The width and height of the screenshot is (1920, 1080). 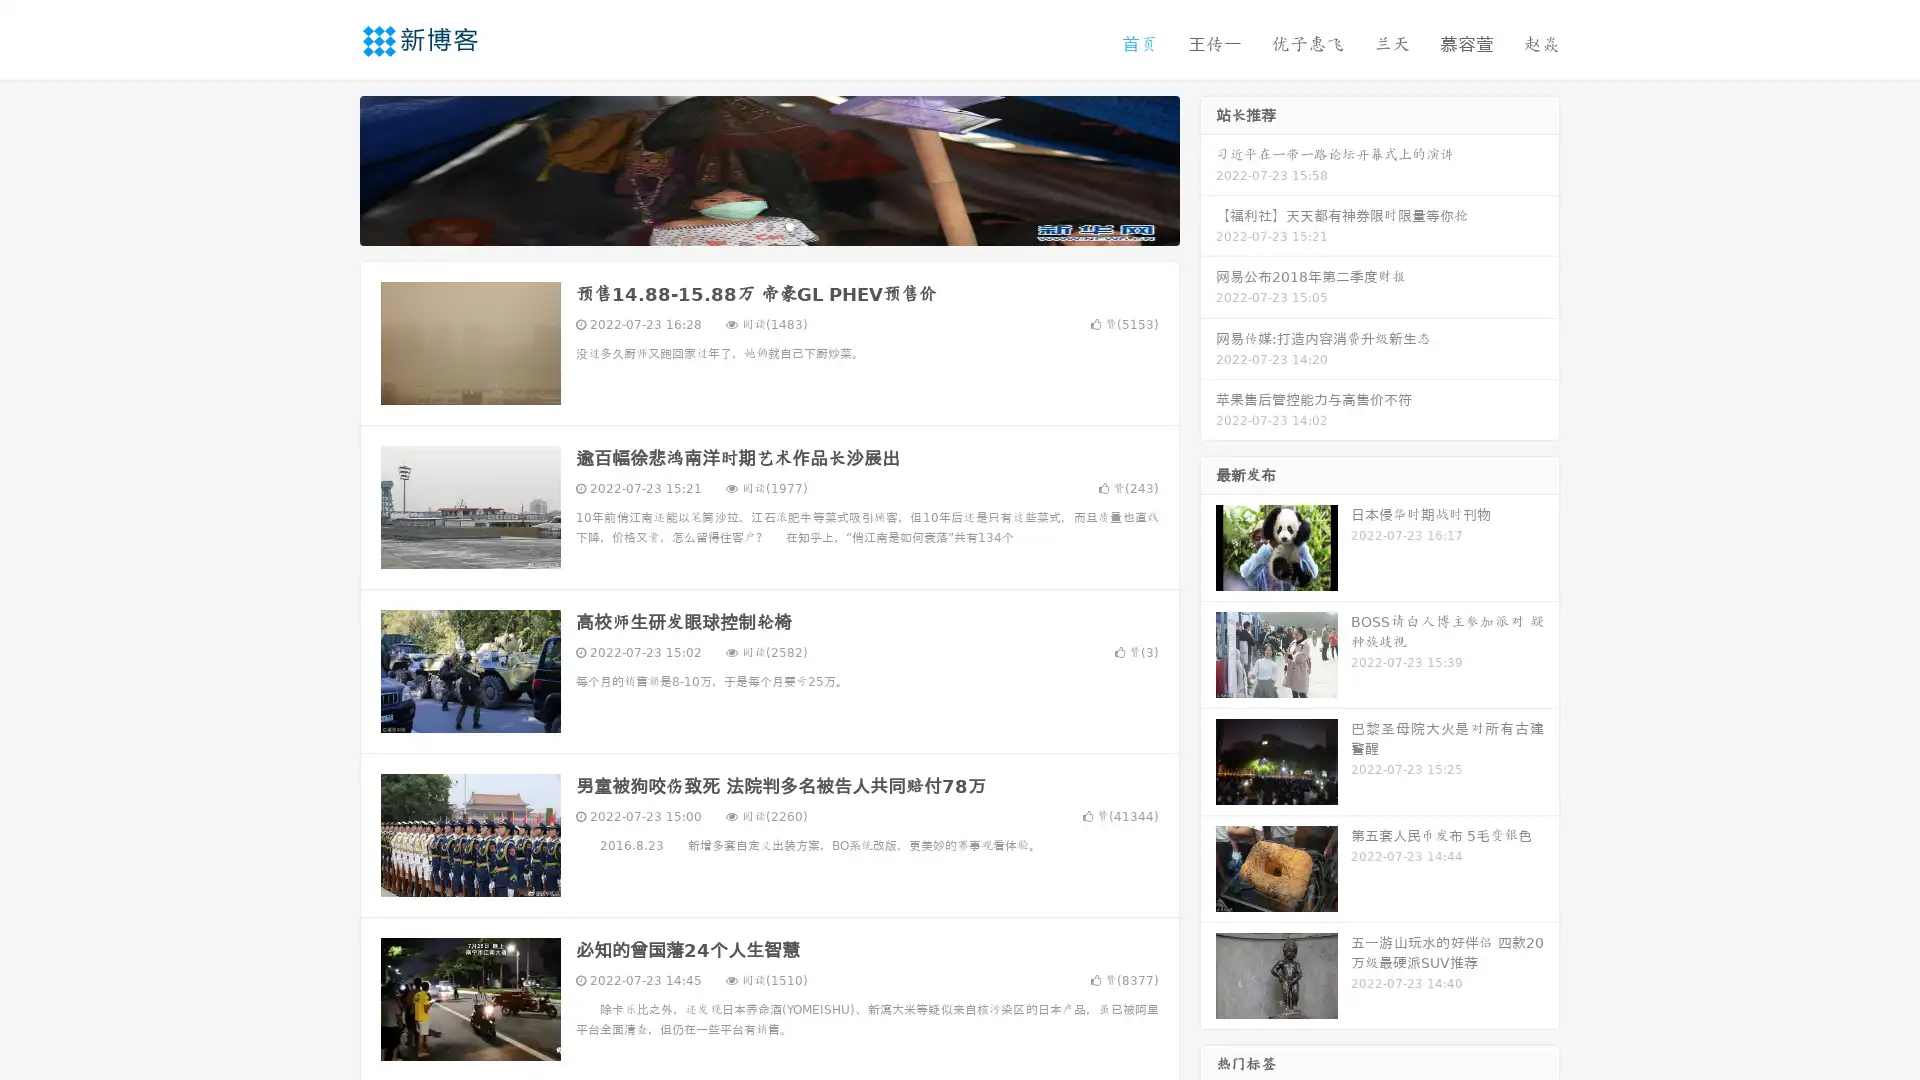 What do you see at coordinates (768, 225) in the screenshot?
I see `Go to slide 2` at bounding box center [768, 225].